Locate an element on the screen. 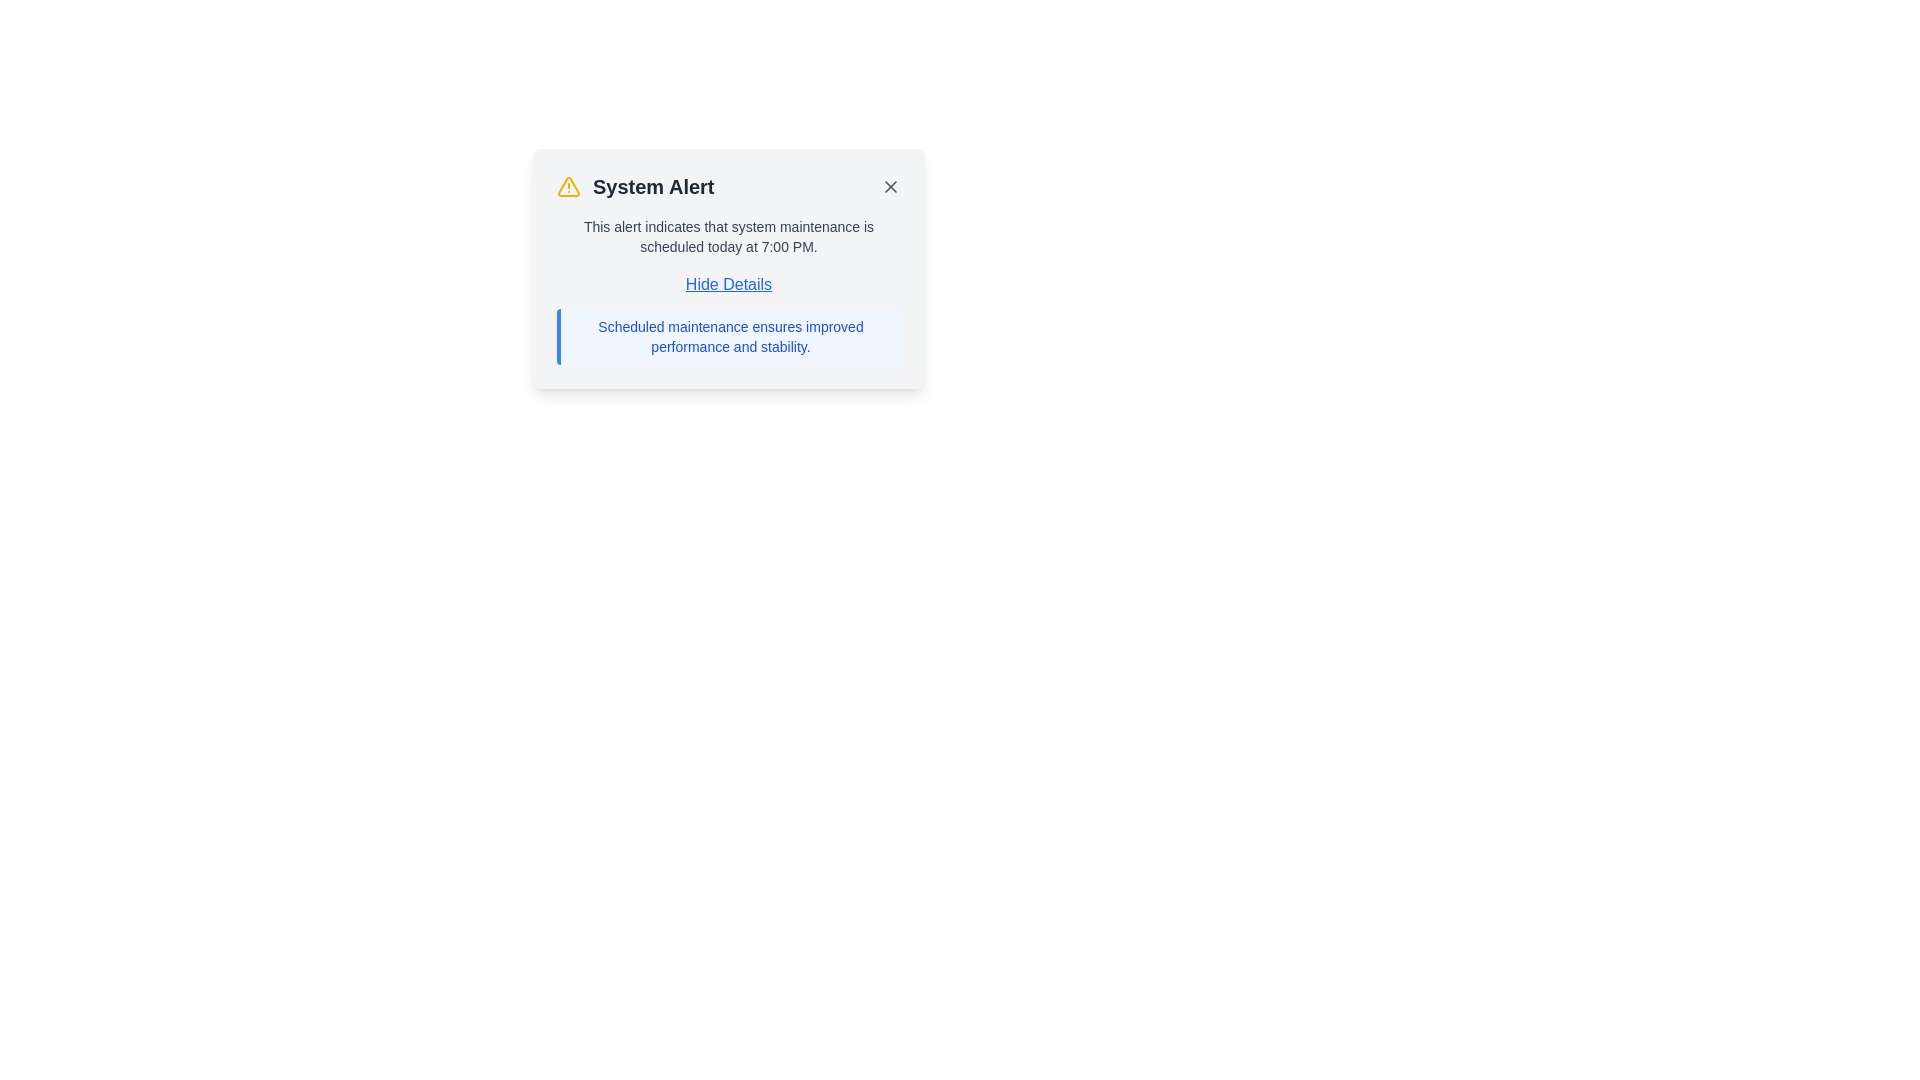  the informational text label that notifies the user about a scheduled system maintenance event, which is located below the 'System Alert' label and above the 'Hide Details' section is located at coordinates (728, 235).